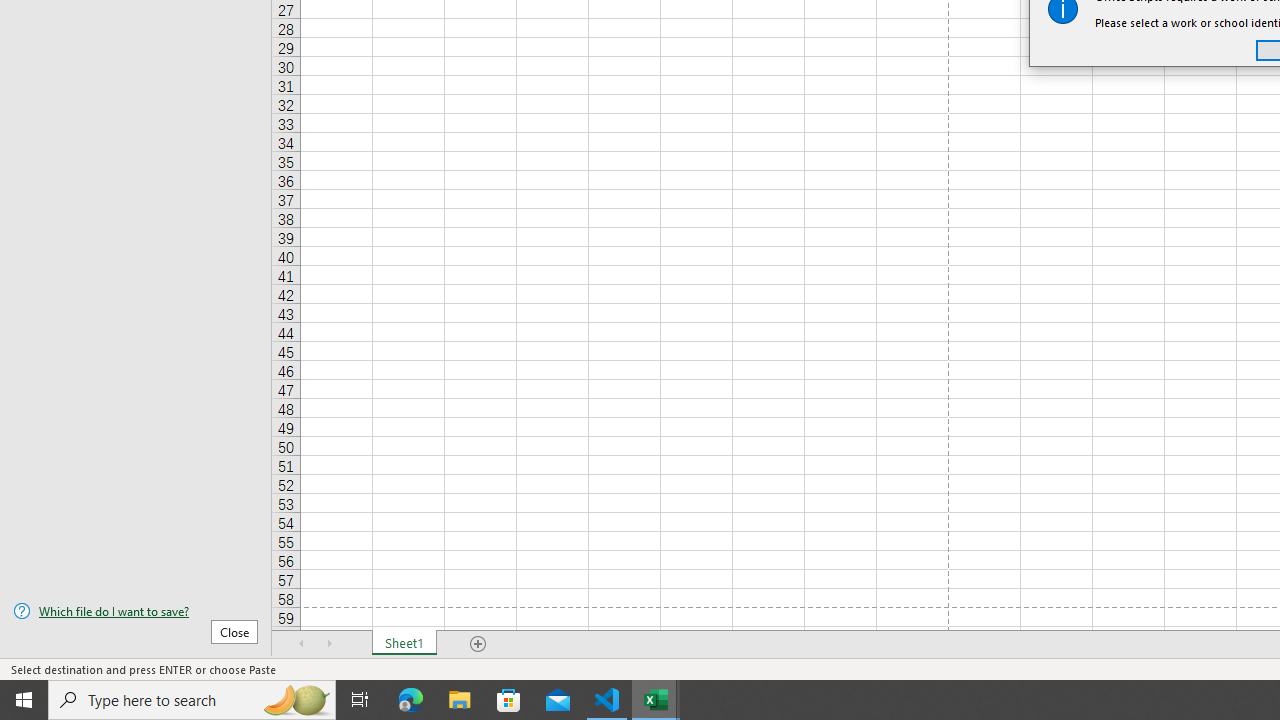 This screenshot has height=720, width=1280. Describe the element at coordinates (24, 698) in the screenshot. I see `'Start'` at that location.